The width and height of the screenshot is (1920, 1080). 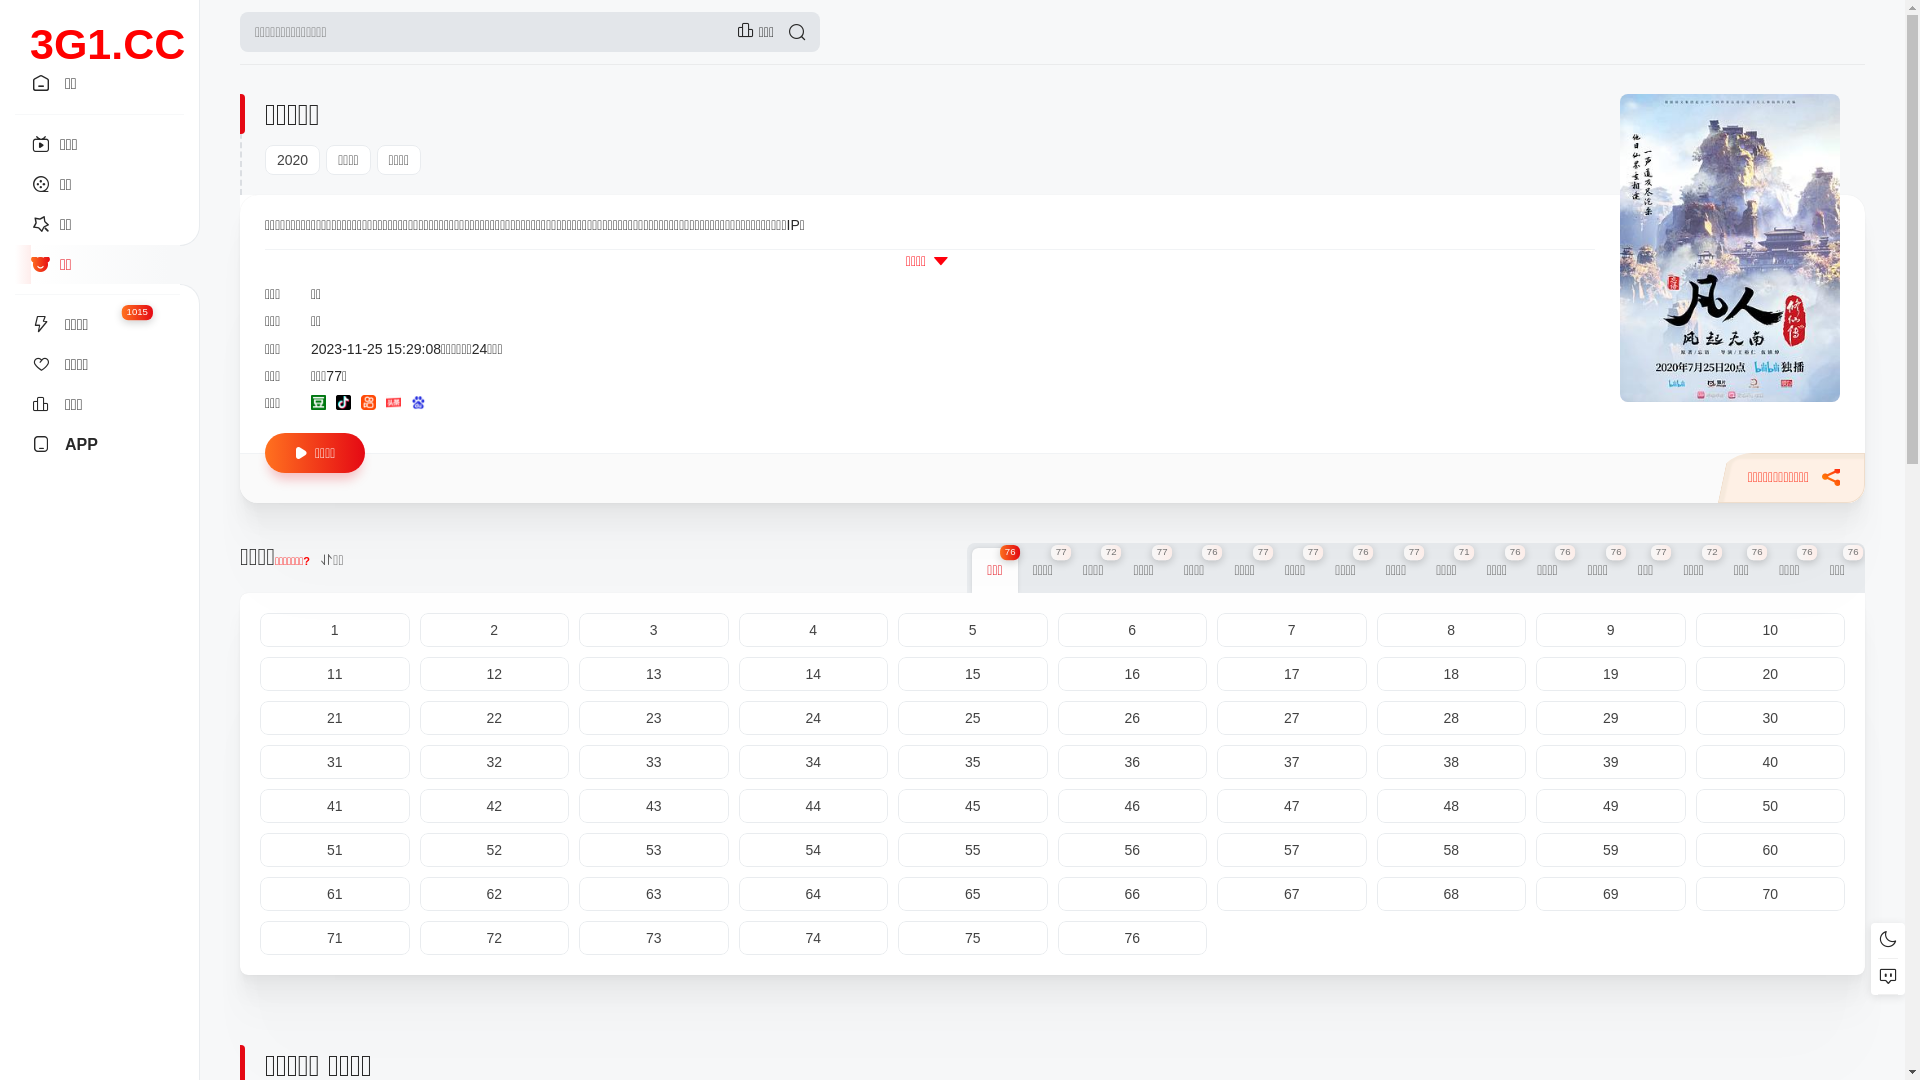 What do you see at coordinates (494, 805) in the screenshot?
I see `'42'` at bounding box center [494, 805].